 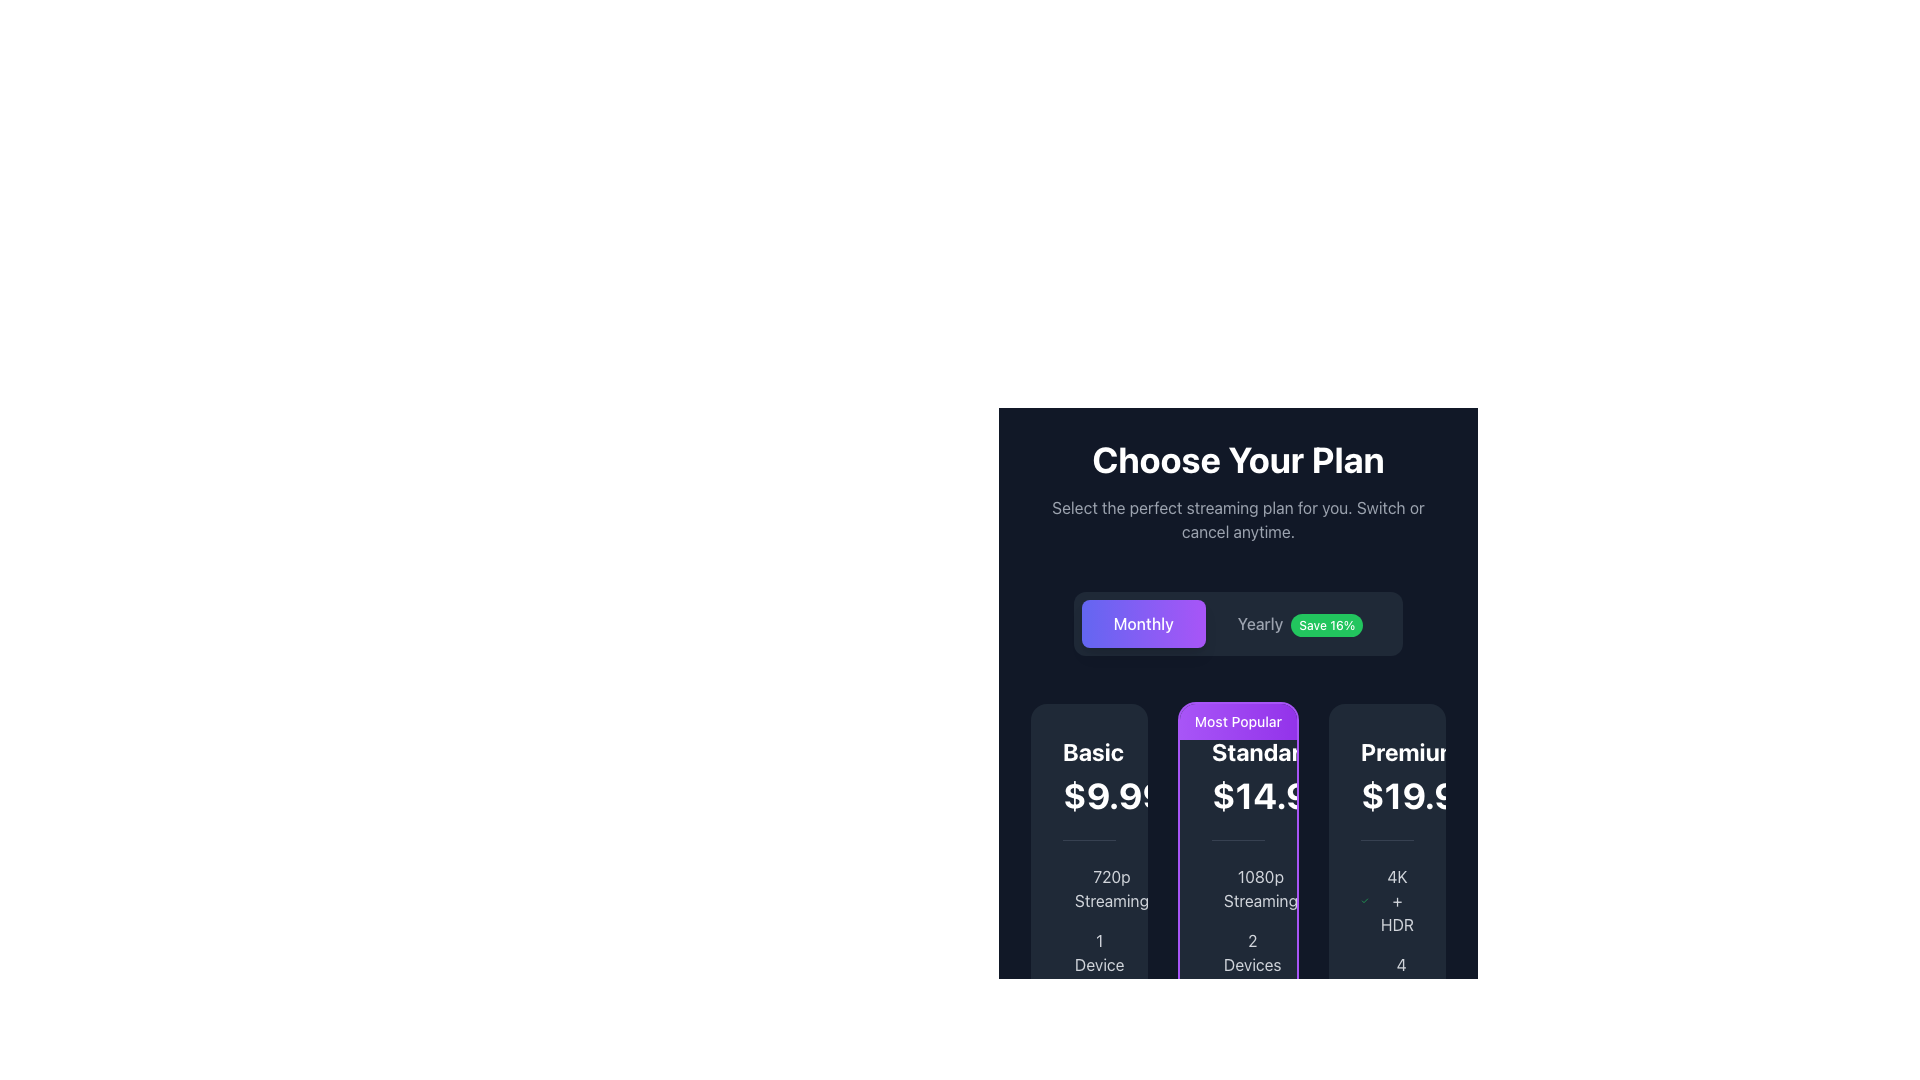 What do you see at coordinates (1271, 794) in the screenshot?
I see `the Text label displaying the monthly subscription cost for the 'Standard' plan, which is located in the 'Standard' subscription plan section above the description text` at bounding box center [1271, 794].